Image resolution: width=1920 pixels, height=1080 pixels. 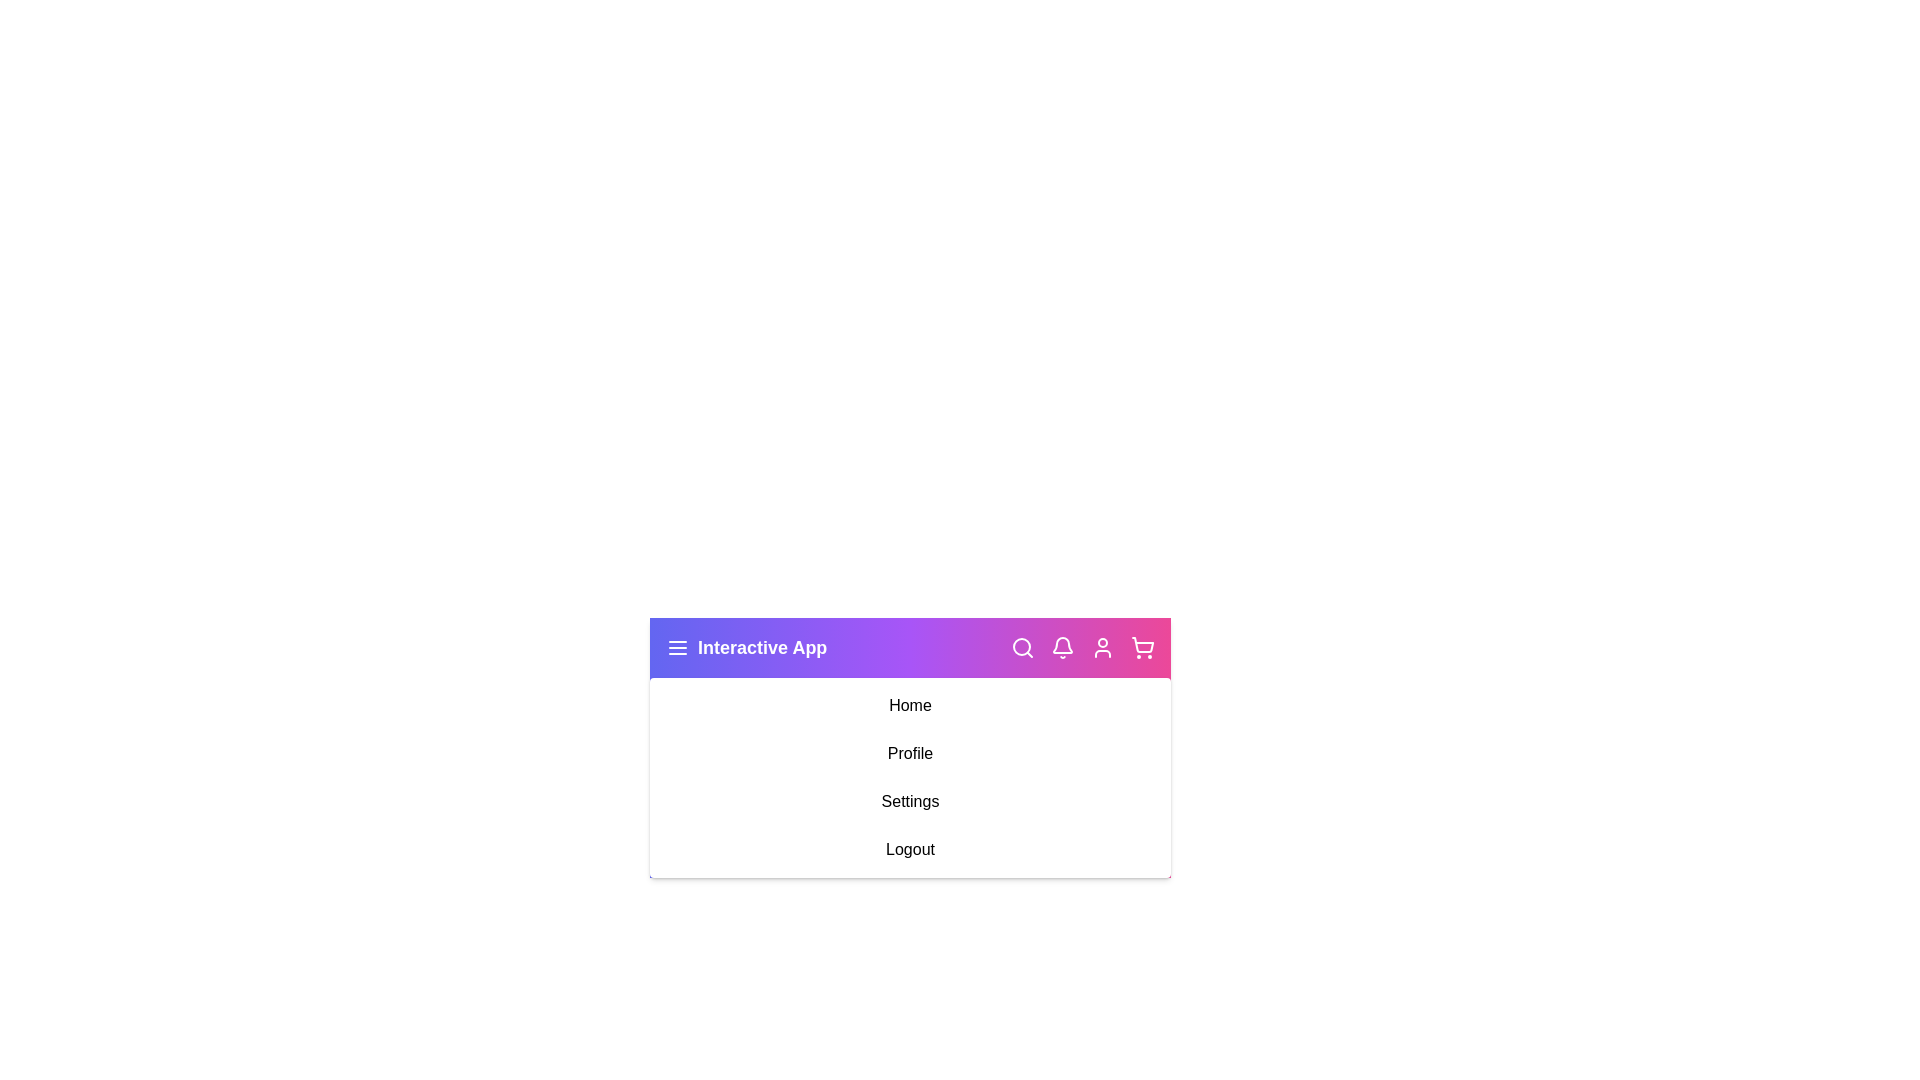 I want to click on the search icon to initiate a search, so click(x=1022, y=648).